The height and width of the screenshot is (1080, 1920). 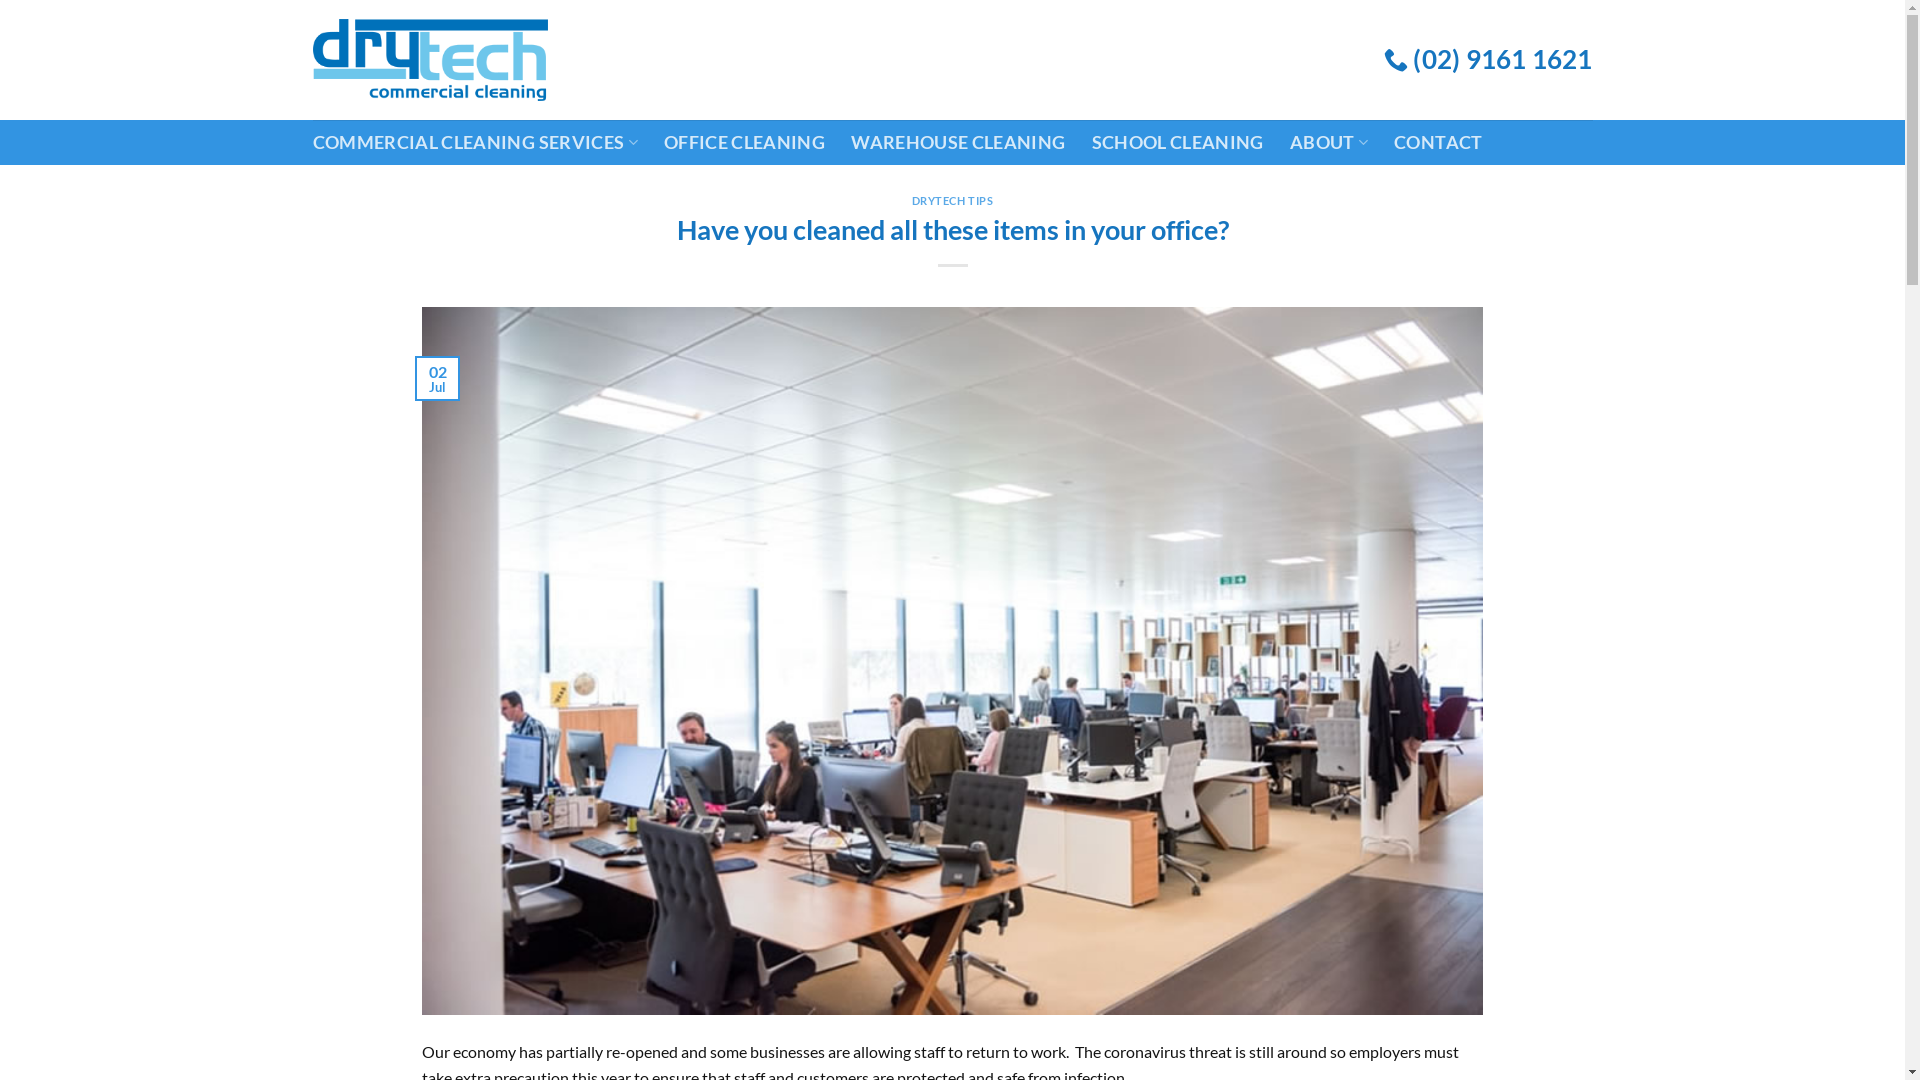 What do you see at coordinates (957, 141) in the screenshot?
I see `'WAREHOUSE CLEANING'` at bounding box center [957, 141].